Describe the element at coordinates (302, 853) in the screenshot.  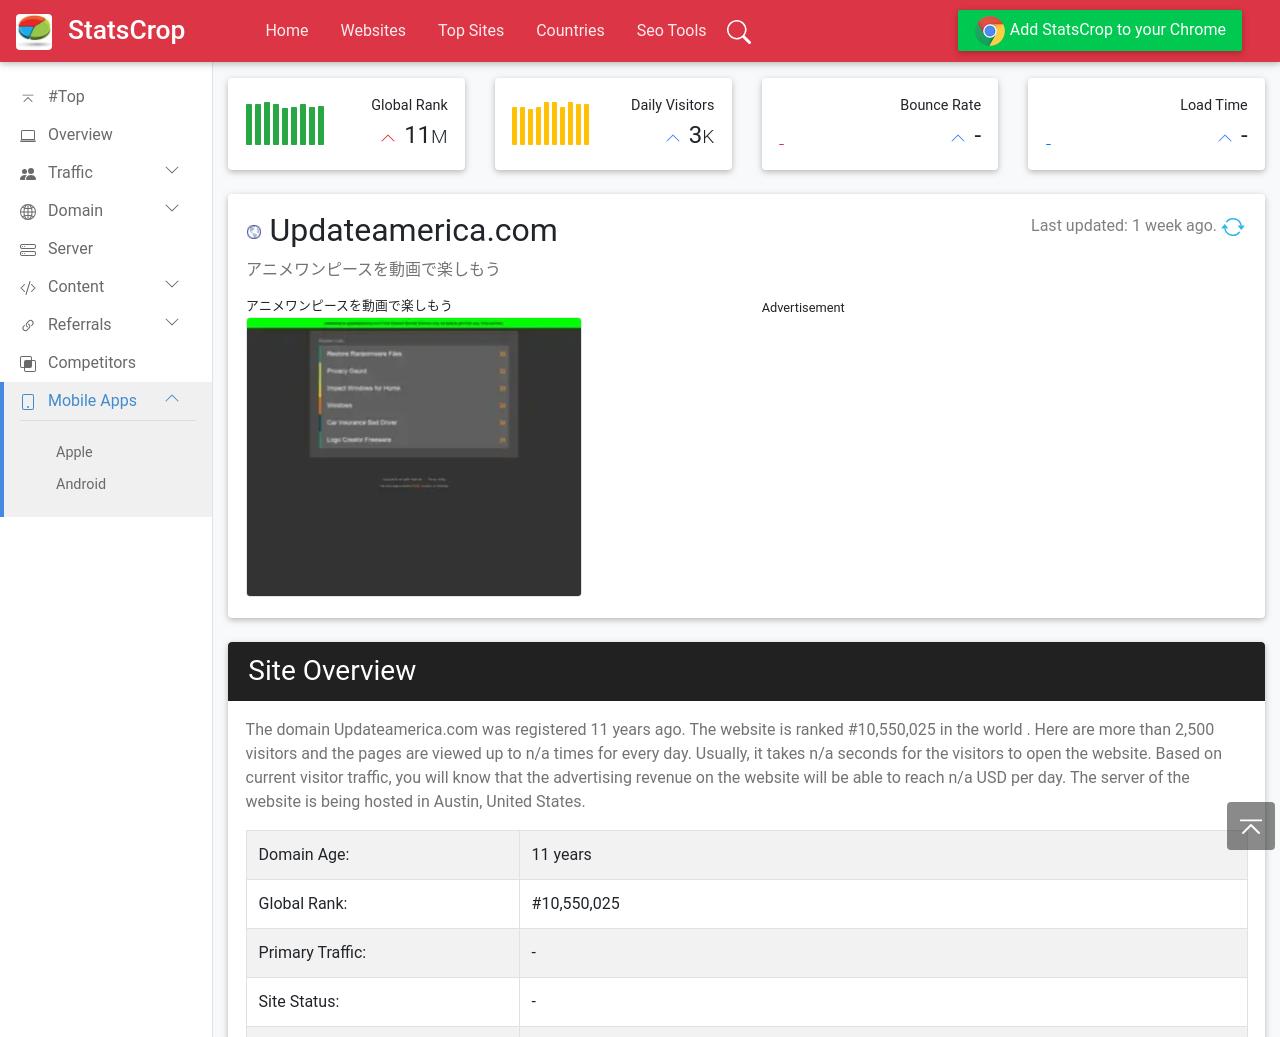
I see `'Domain Age:'` at that location.